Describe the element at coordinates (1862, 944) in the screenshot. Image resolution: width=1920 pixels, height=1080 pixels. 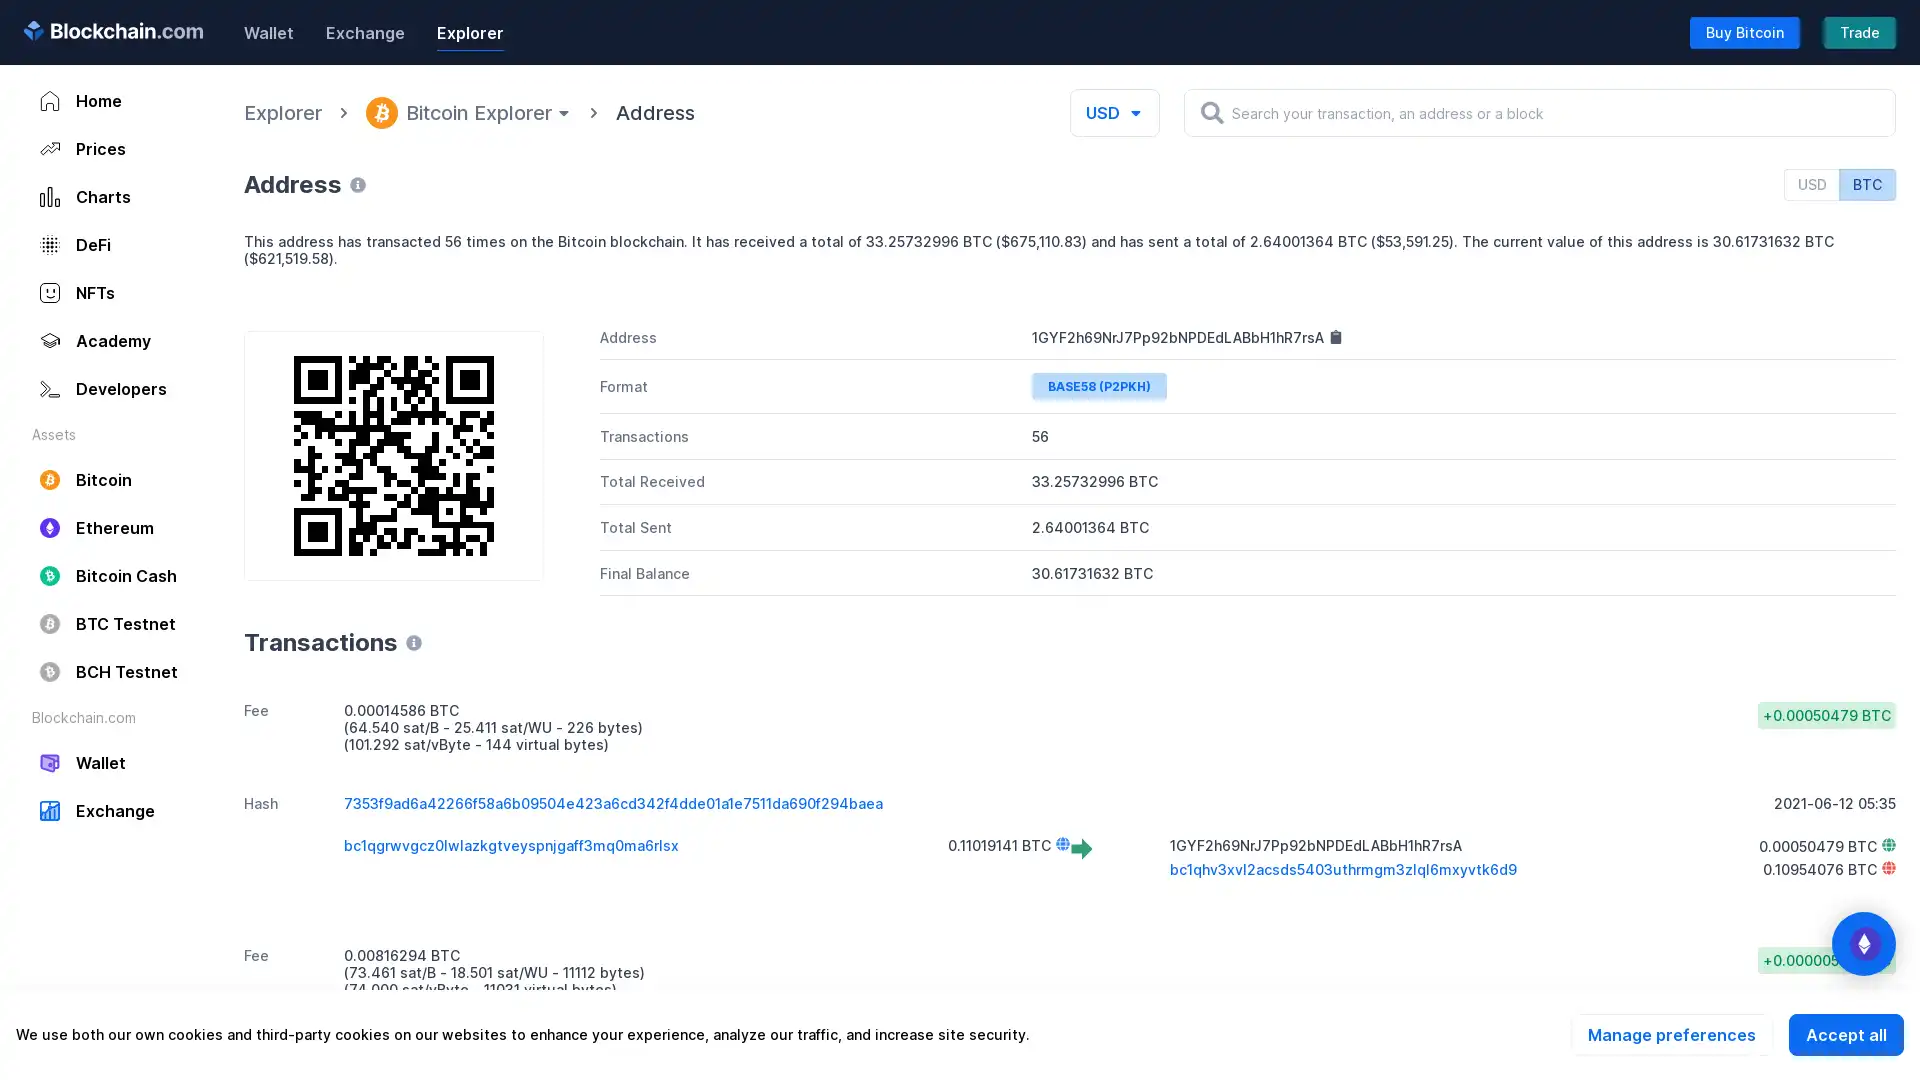
I see `alternating coins` at that location.